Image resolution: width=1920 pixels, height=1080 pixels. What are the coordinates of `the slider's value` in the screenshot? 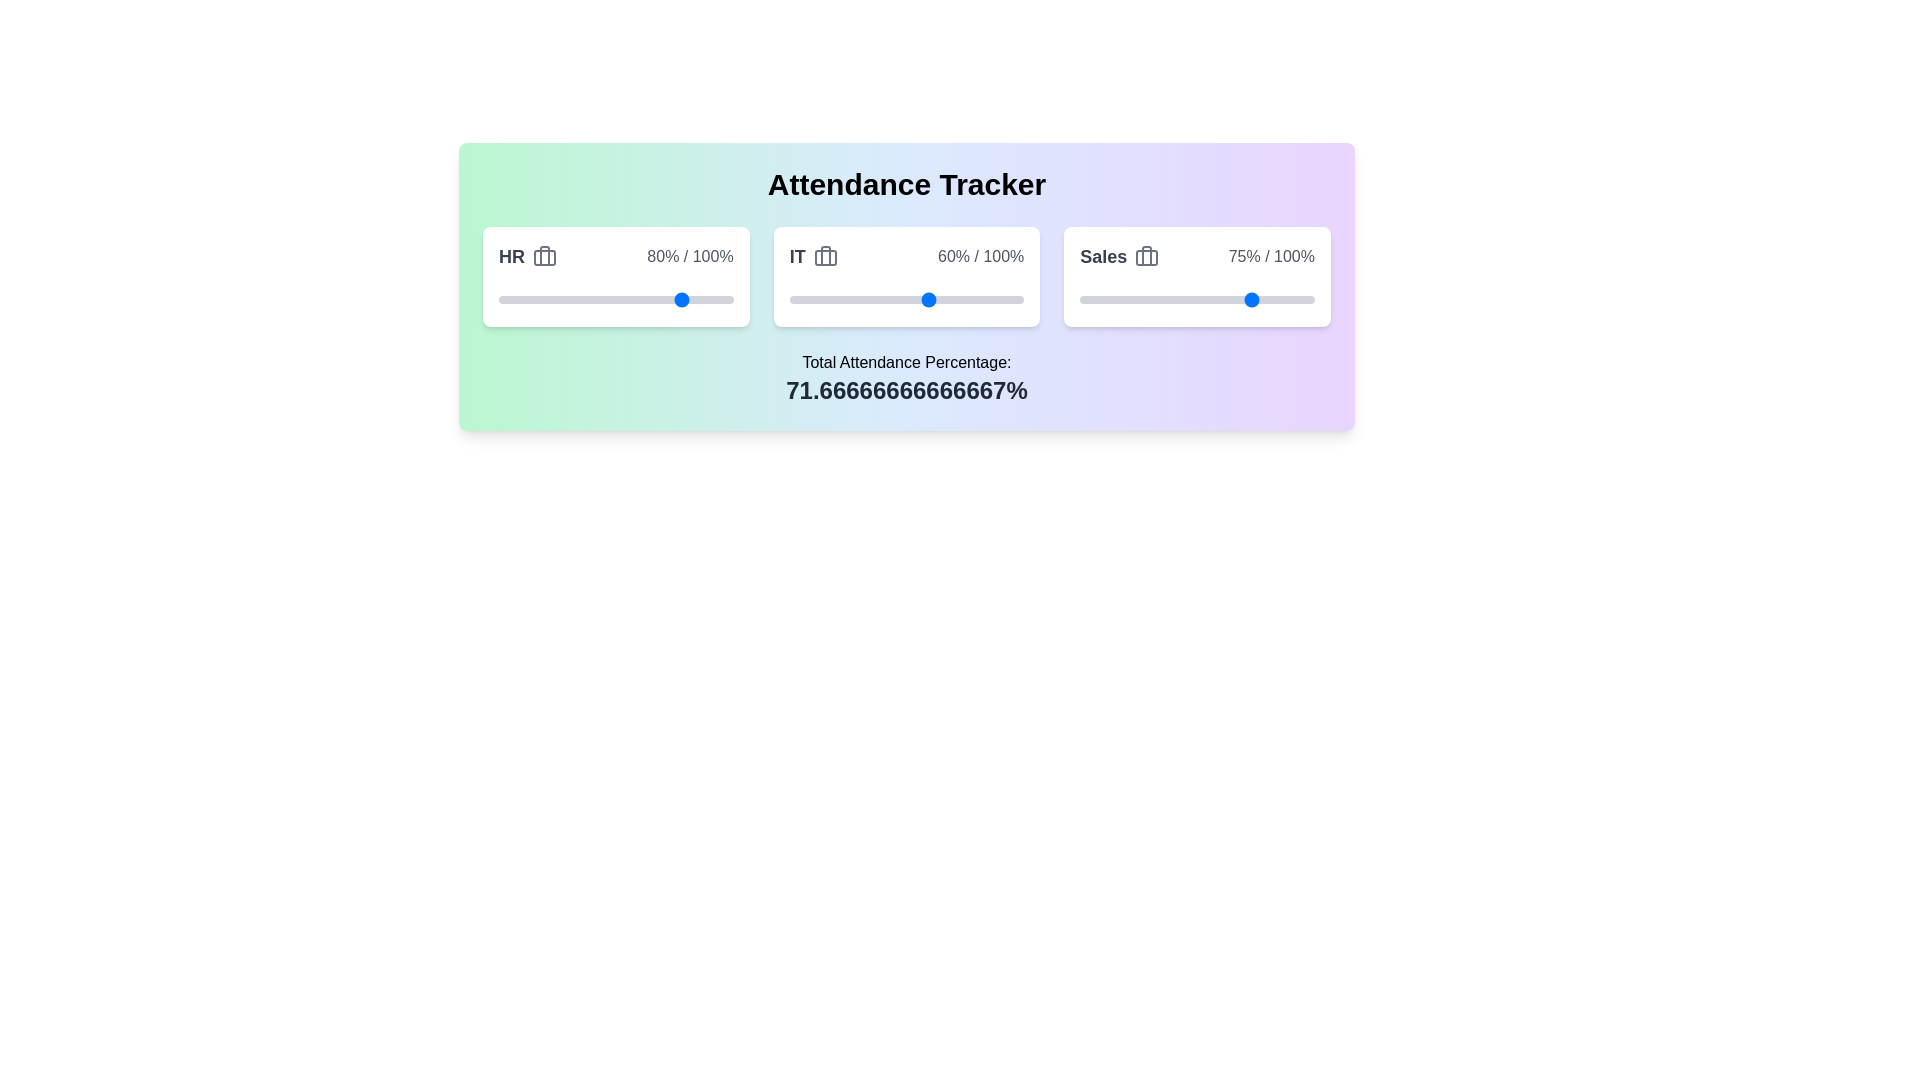 It's located at (1141, 300).